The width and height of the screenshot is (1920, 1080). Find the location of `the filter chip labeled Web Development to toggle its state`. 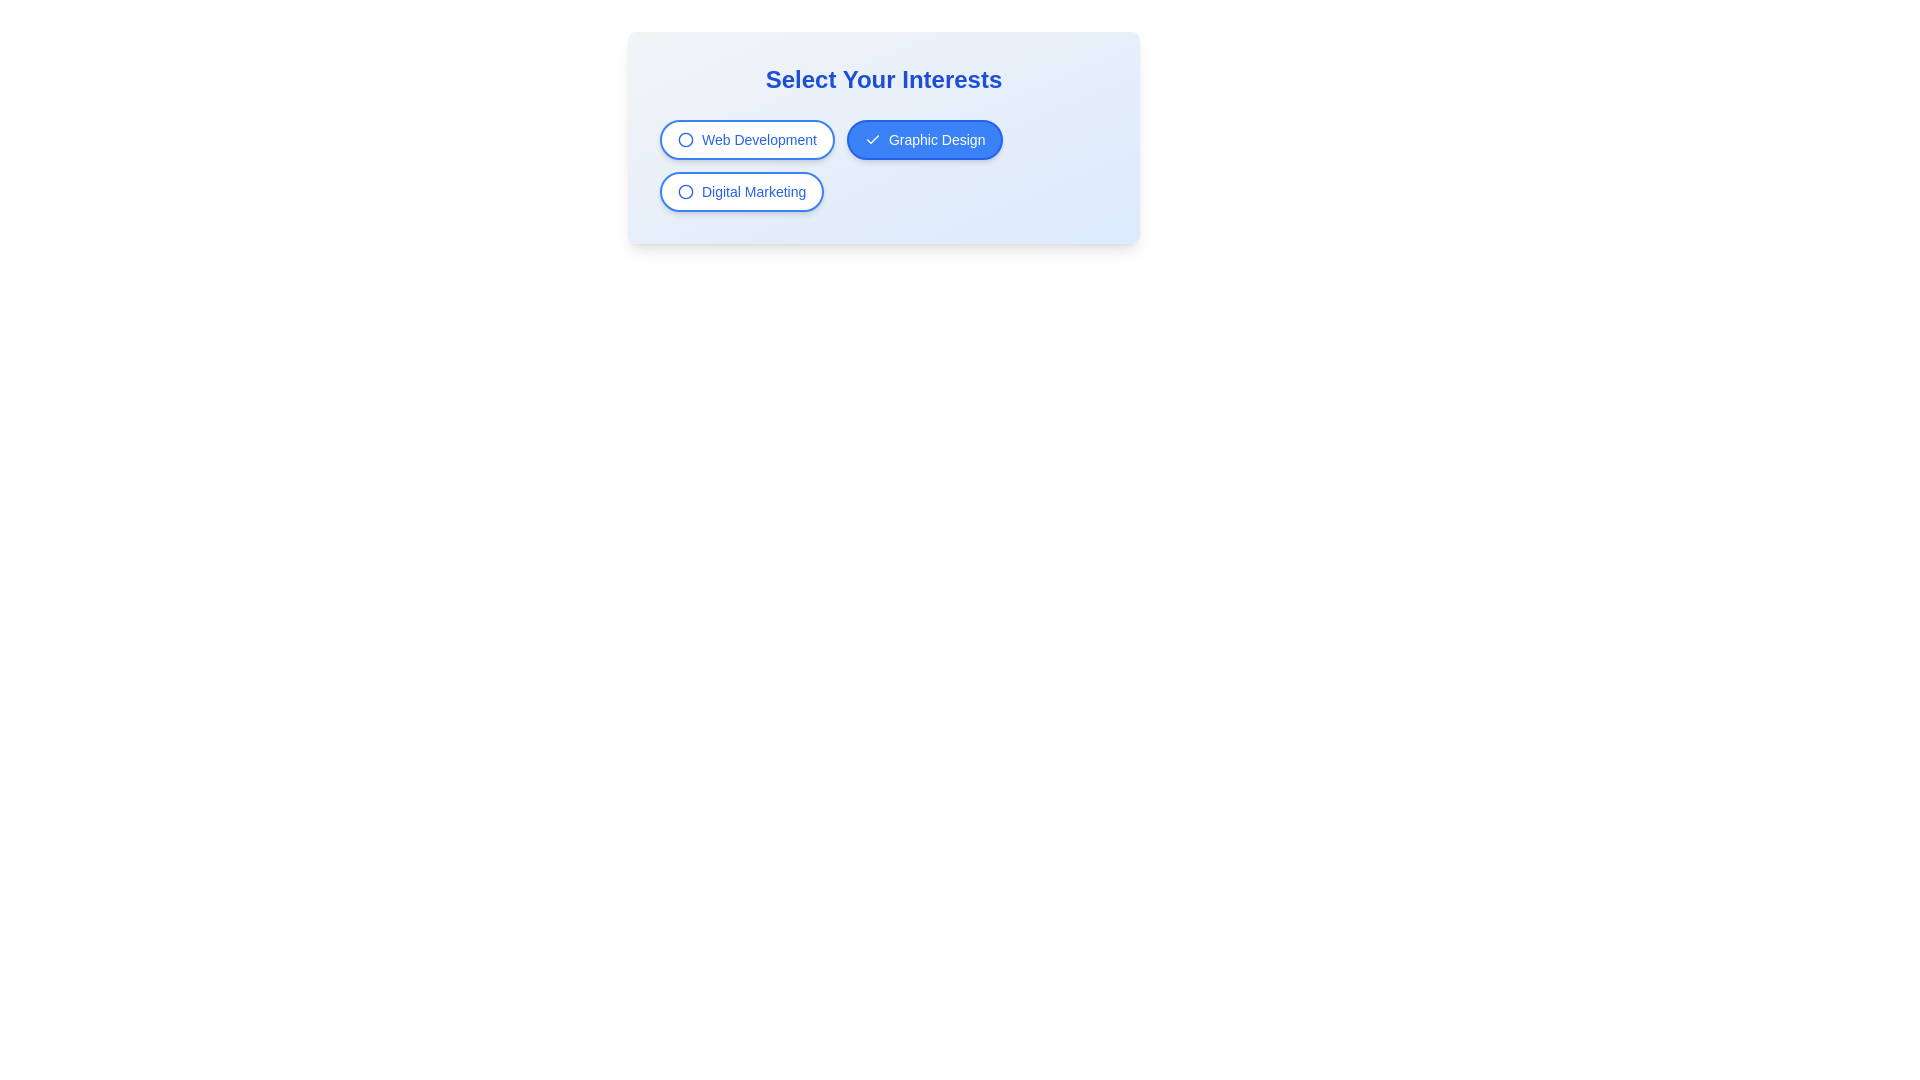

the filter chip labeled Web Development to toggle its state is located at coordinates (746, 138).